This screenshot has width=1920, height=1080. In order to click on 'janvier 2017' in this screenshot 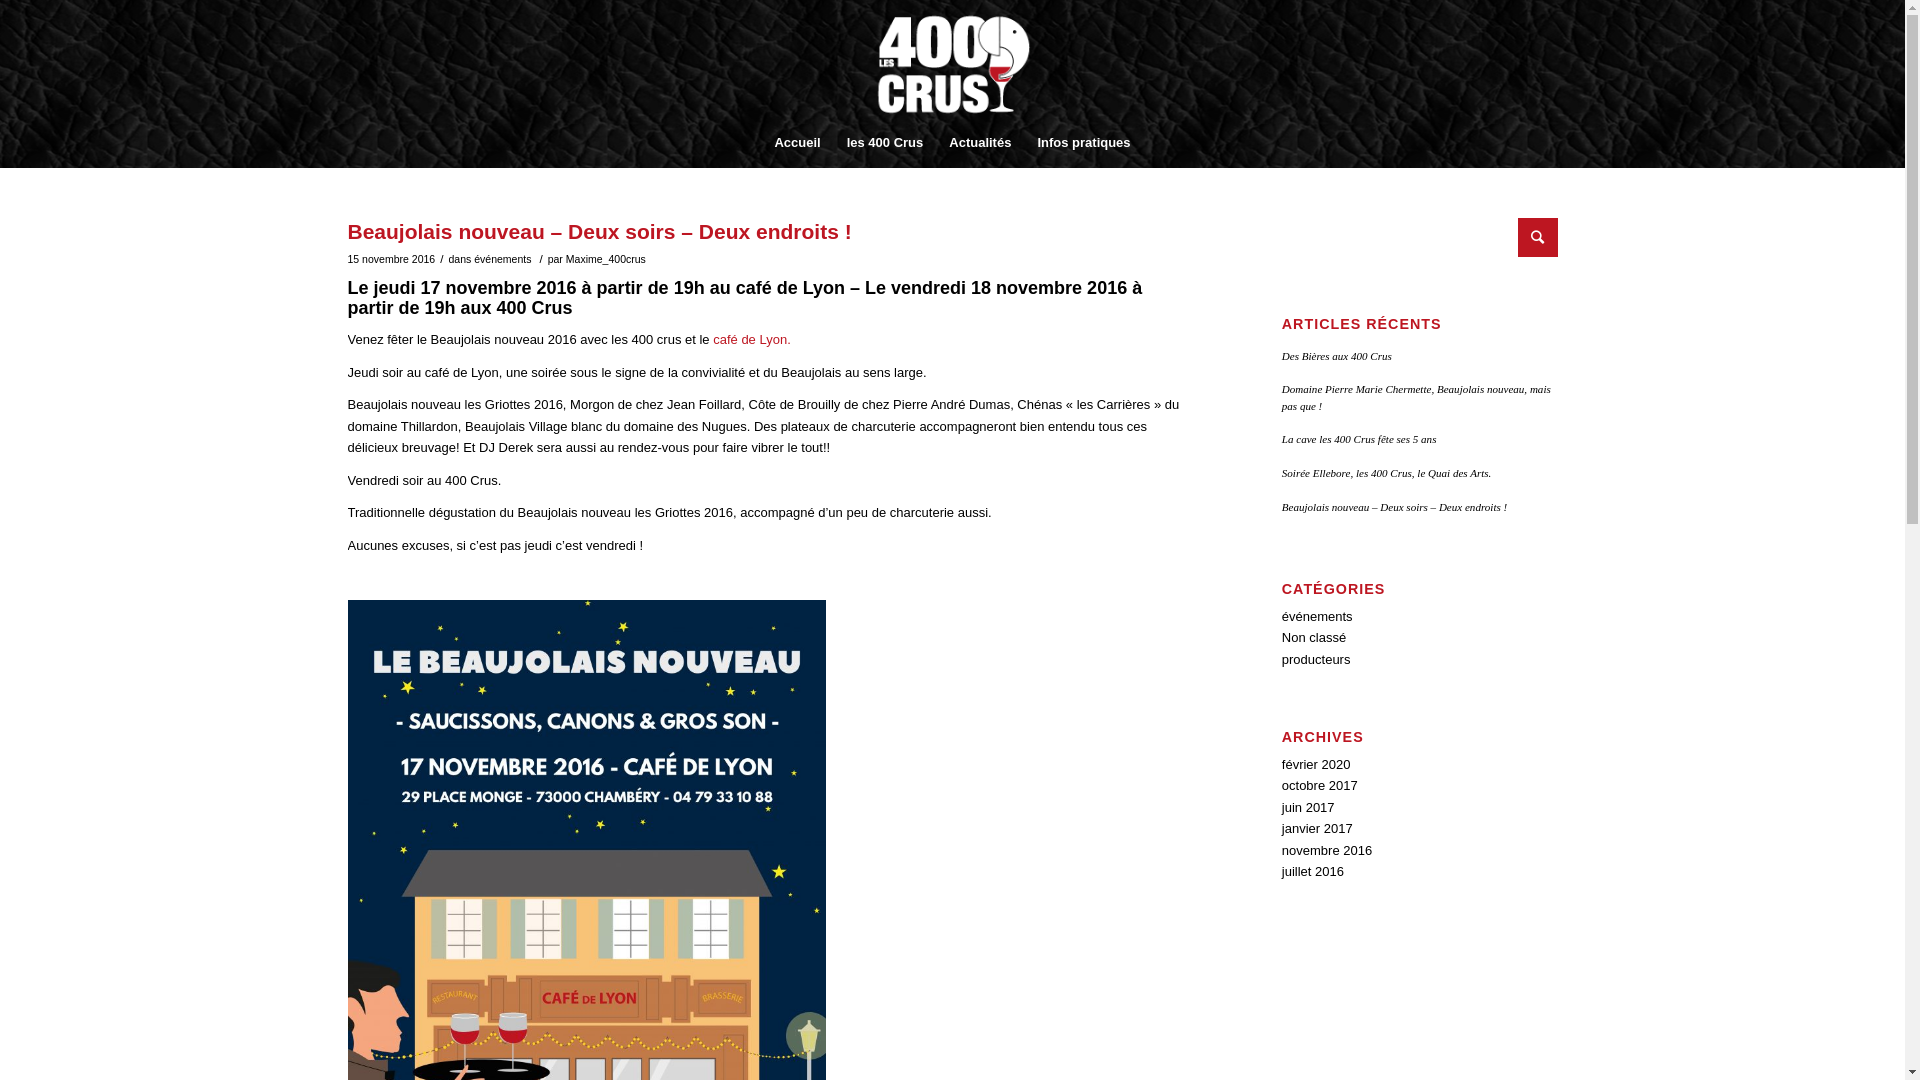, I will do `click(1317, 828)`.